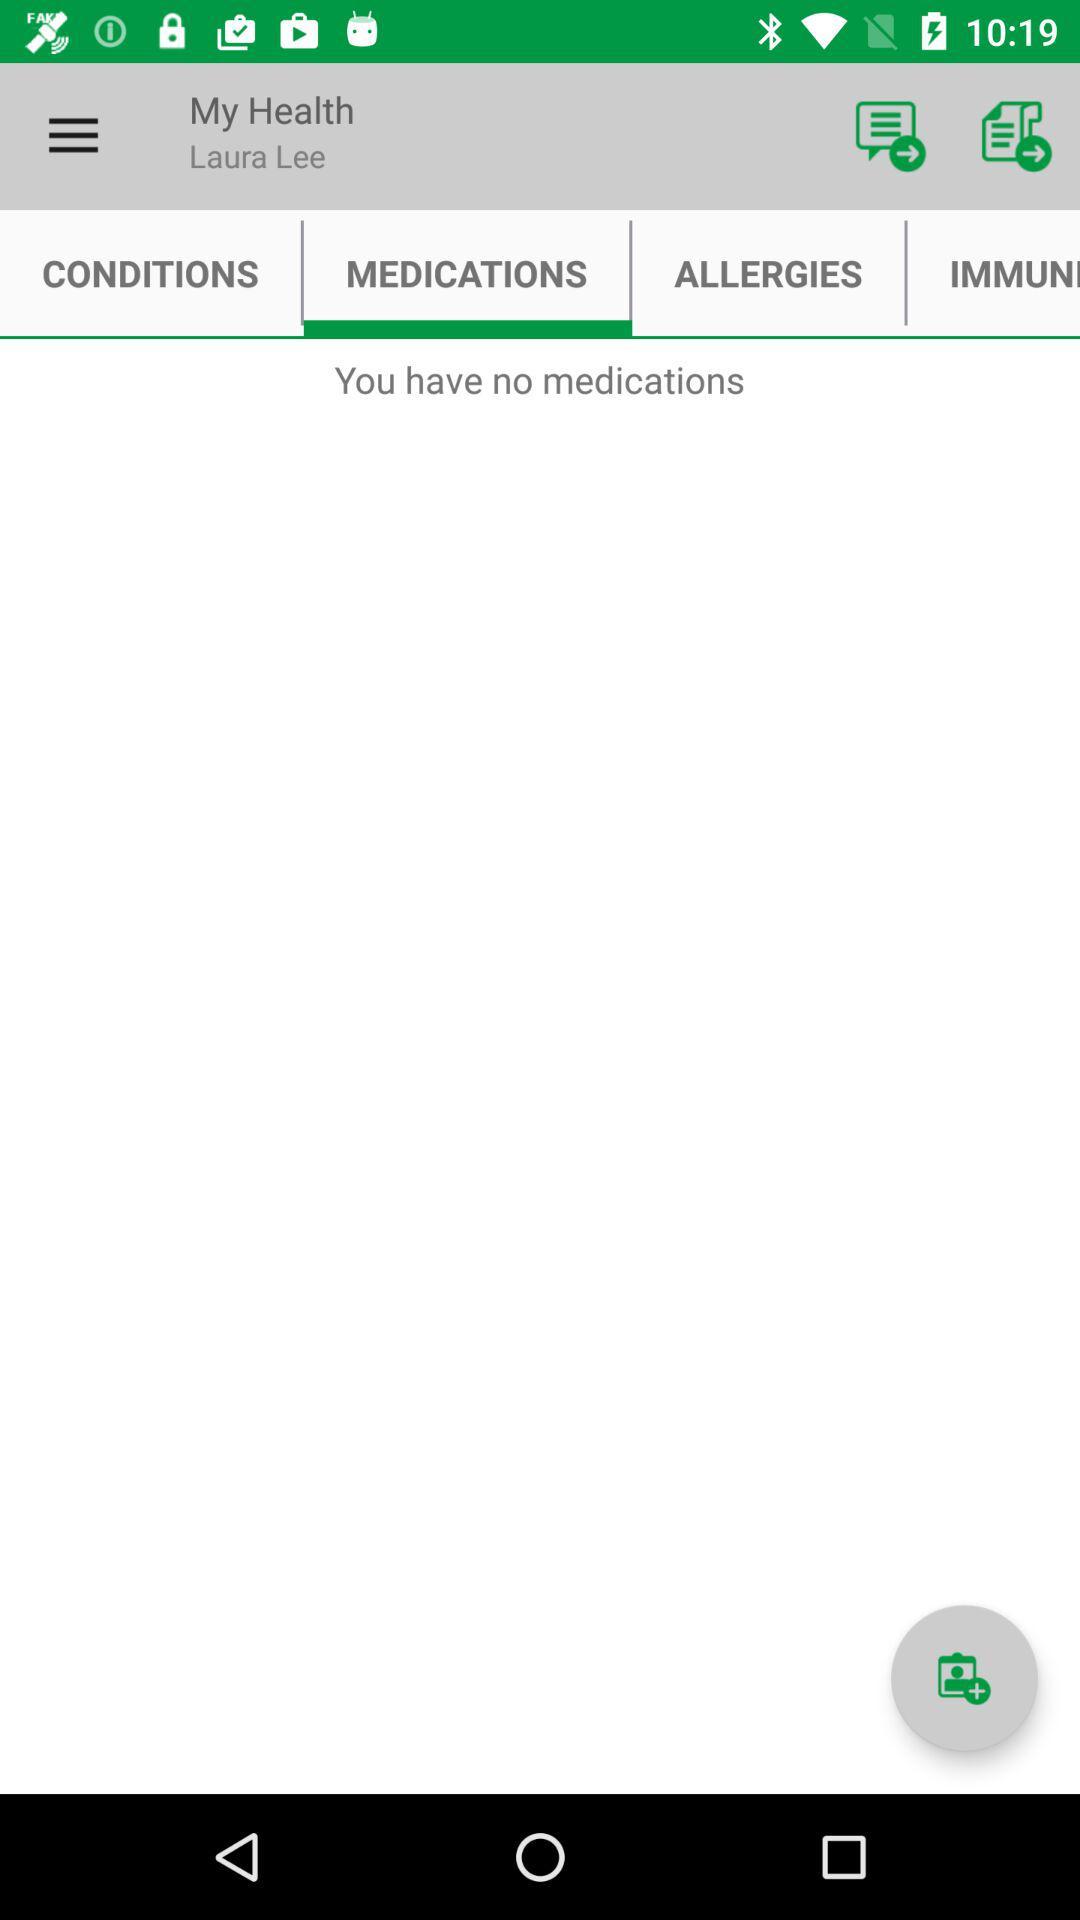 The height and width of the screenshot is (1920, 1080). I want to click on the icon above the allergies icon, so click(890, 135).